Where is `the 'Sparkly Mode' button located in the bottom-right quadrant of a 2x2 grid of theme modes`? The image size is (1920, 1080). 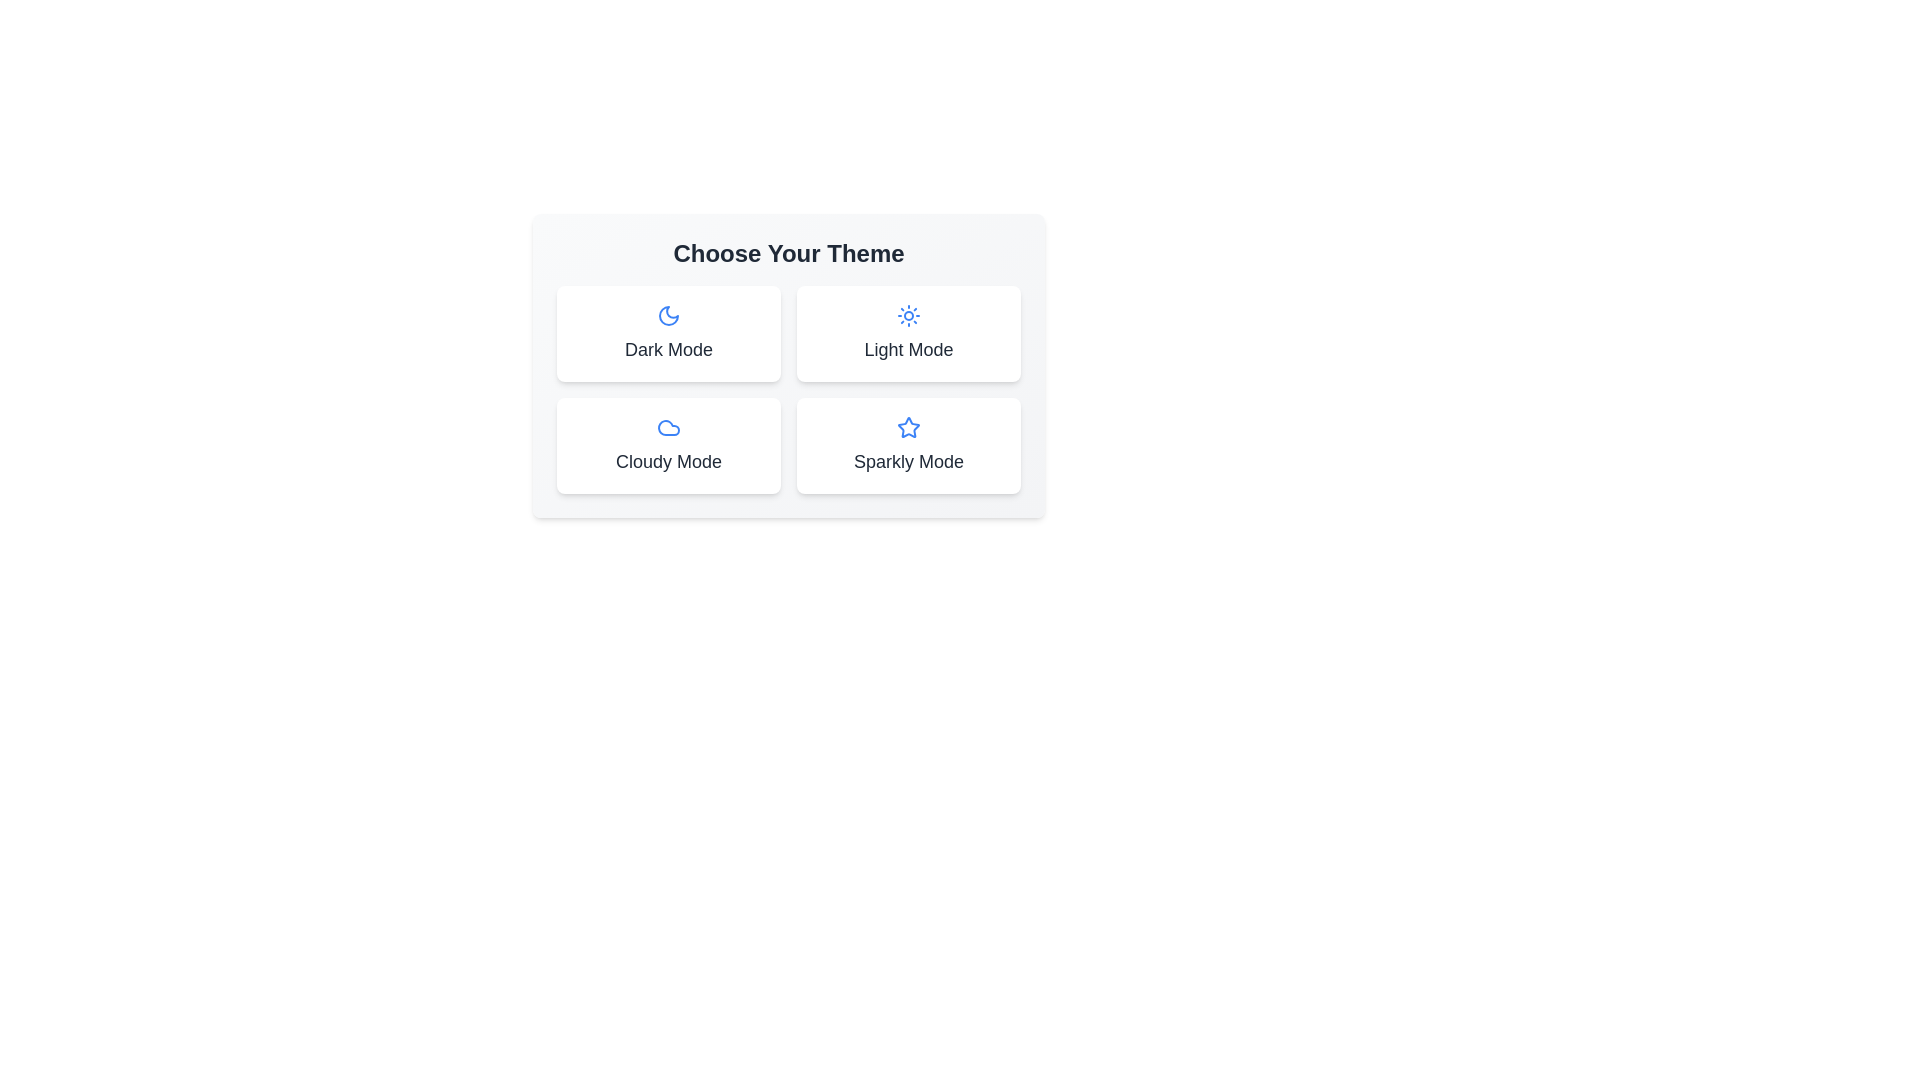 the 'Sparkly Mode' button located in the bottom-right quadrant of a 2x2 grid of theme modes is located at coordinates (907, 445).